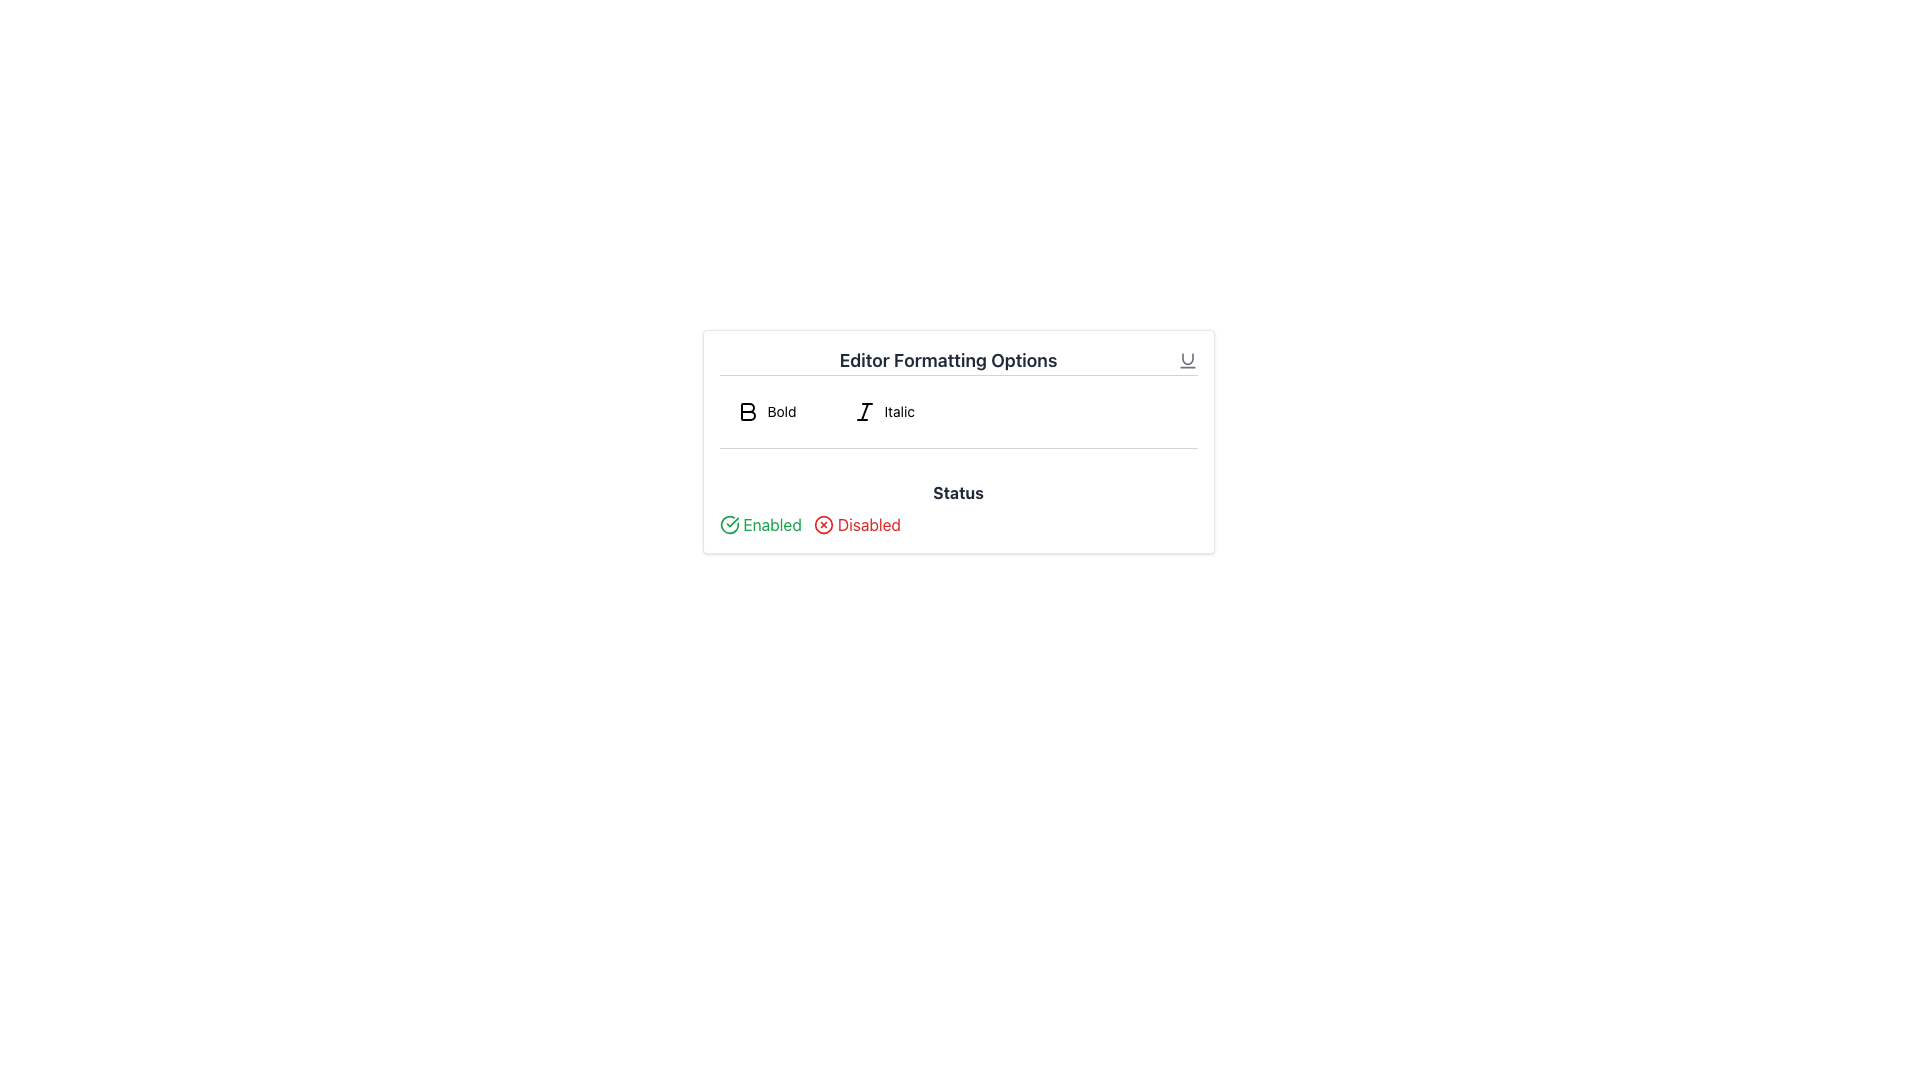  What do you see at coordinates (882, 411) in the screenshot?
I see `the italic formatting button located in the 'Editor Formatting Options' section` at bounding box center [882, 411].